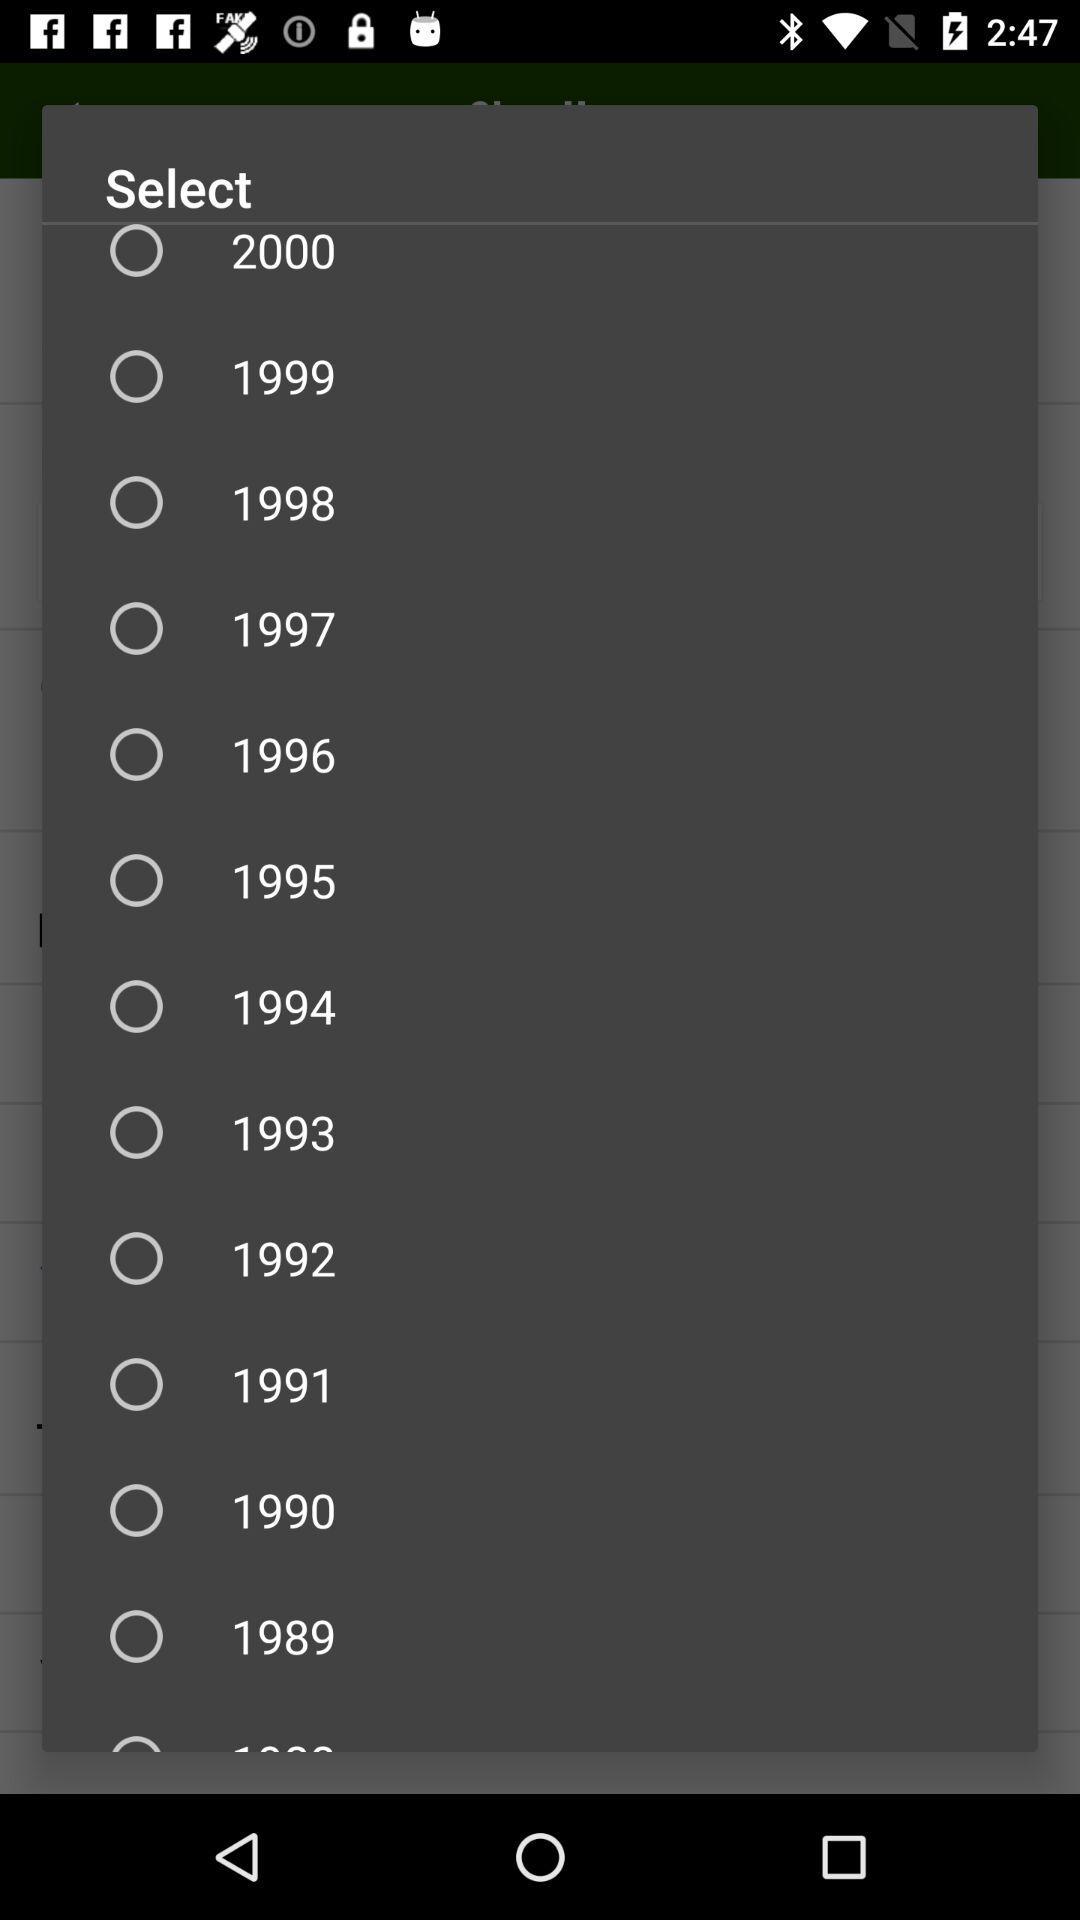 Image resolution: width=1080 pixels, height=1920 pixels. Describe the element at coordinates (540, 502) in the screenshot. I see `the icon below 1999 item` at that location.